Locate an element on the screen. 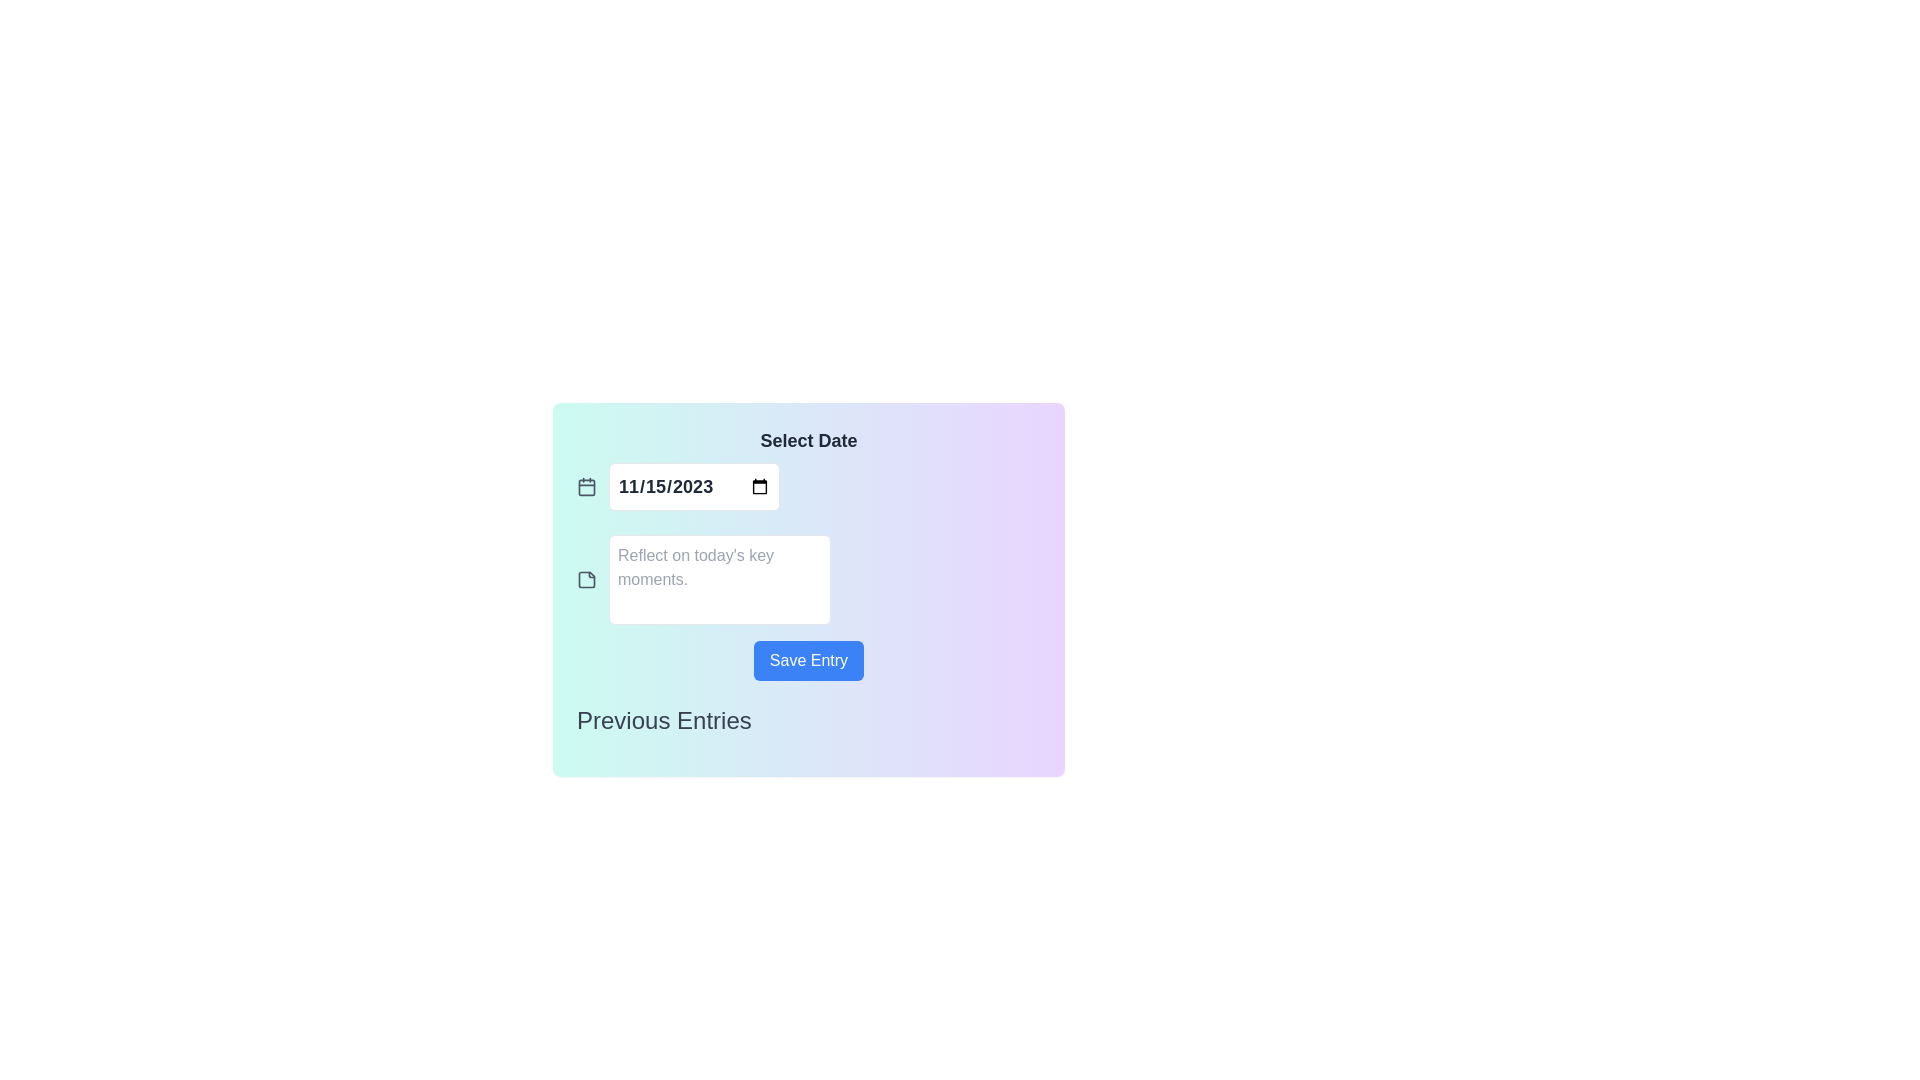  the save button located in the lower-middle area of the interface is located at coordinates (808, 660).